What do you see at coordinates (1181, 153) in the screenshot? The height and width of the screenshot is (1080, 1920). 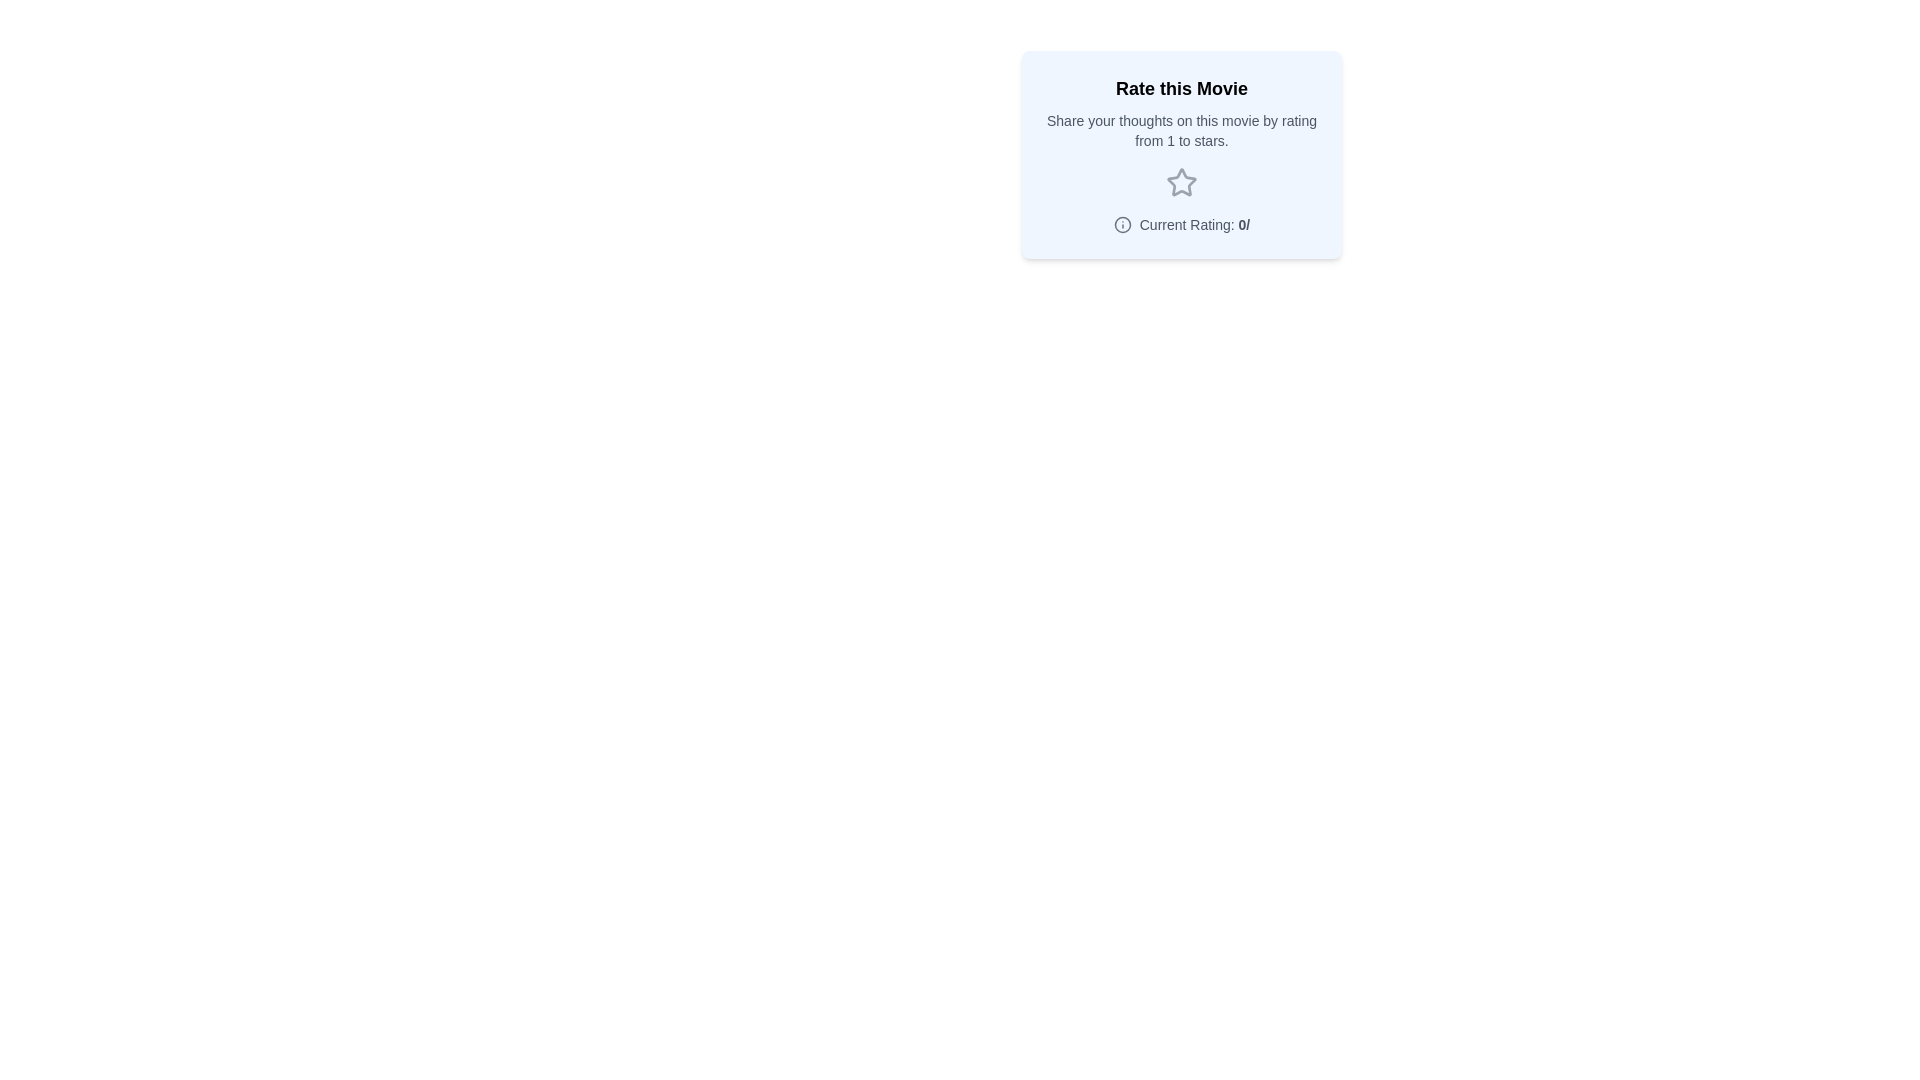 I see `contents of the Rating component located at the top-middle of the interface, which allows users to rate a movie with stars and displays the current rating score` at bounding box center [1181, 153].